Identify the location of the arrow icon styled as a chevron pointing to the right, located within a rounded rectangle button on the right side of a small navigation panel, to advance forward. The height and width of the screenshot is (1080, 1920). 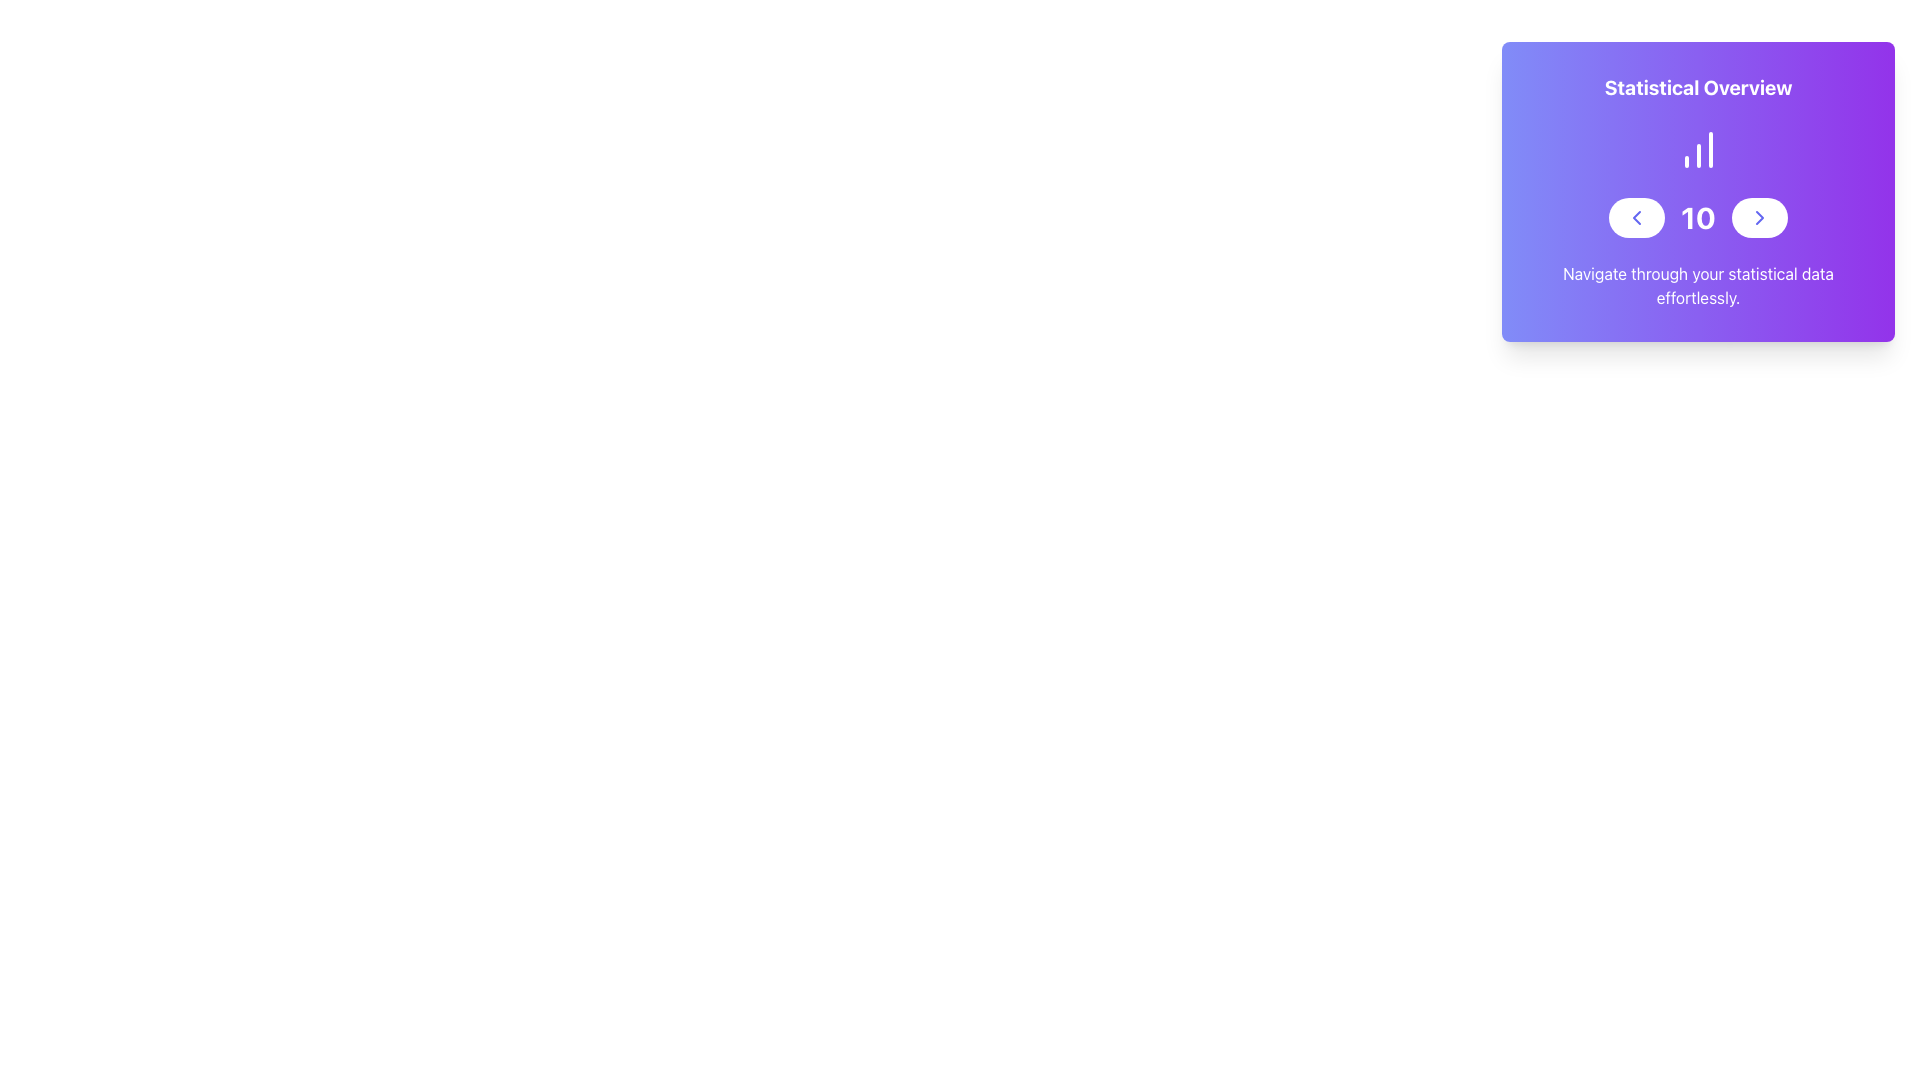
(1757, 218).